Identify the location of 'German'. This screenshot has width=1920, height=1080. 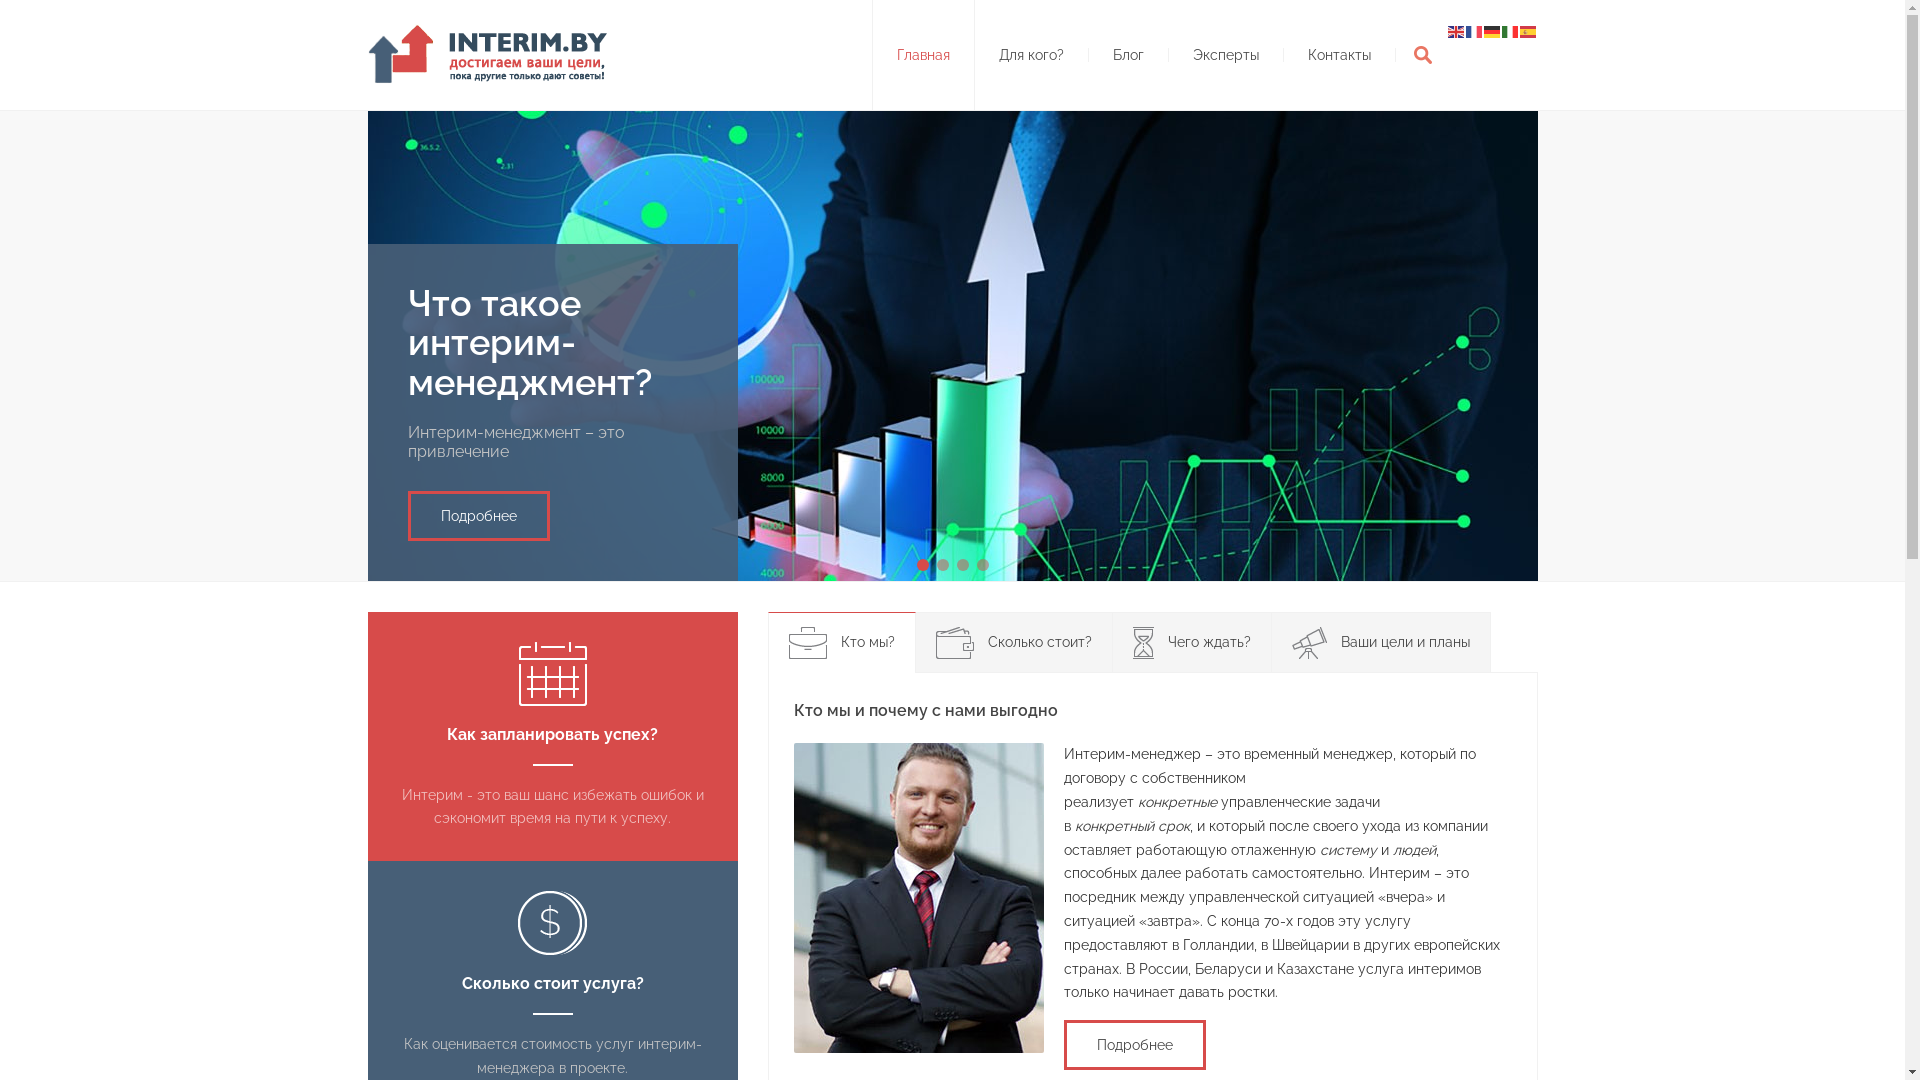
(1492, 30).